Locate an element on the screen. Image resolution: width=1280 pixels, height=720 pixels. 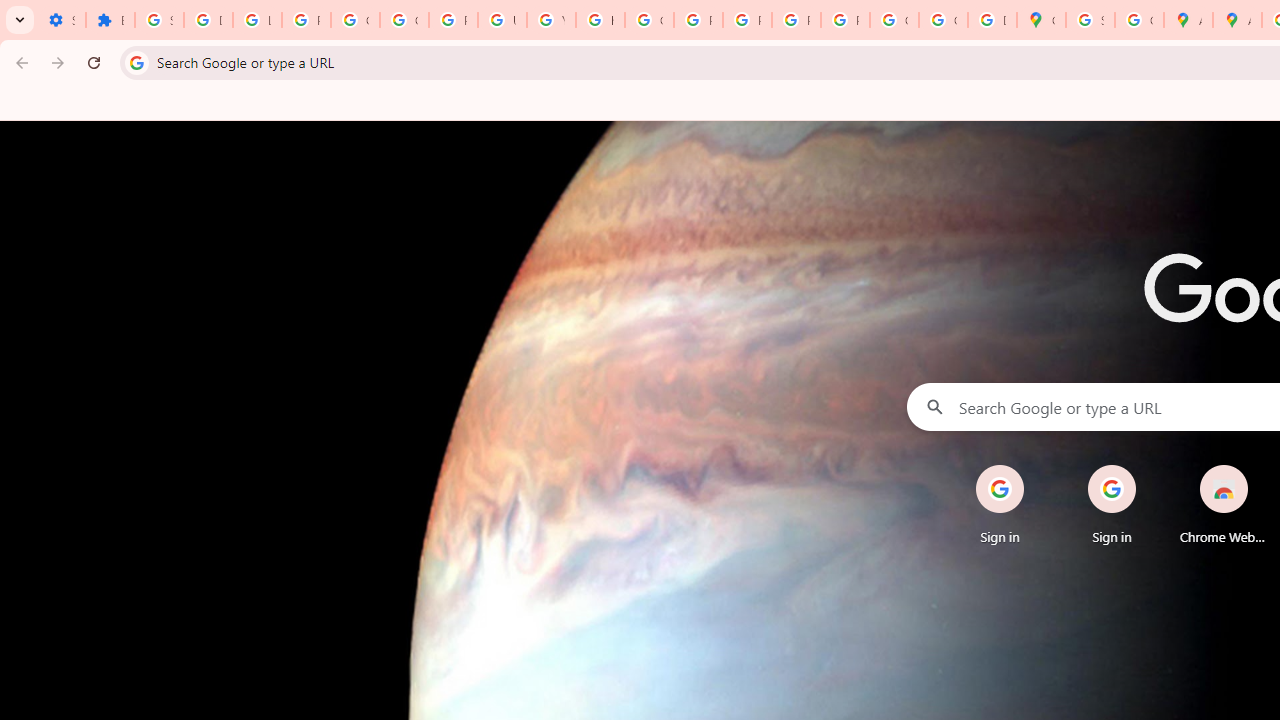
'Sign in - Google Accounts' is located at coordinates (1089, 20).